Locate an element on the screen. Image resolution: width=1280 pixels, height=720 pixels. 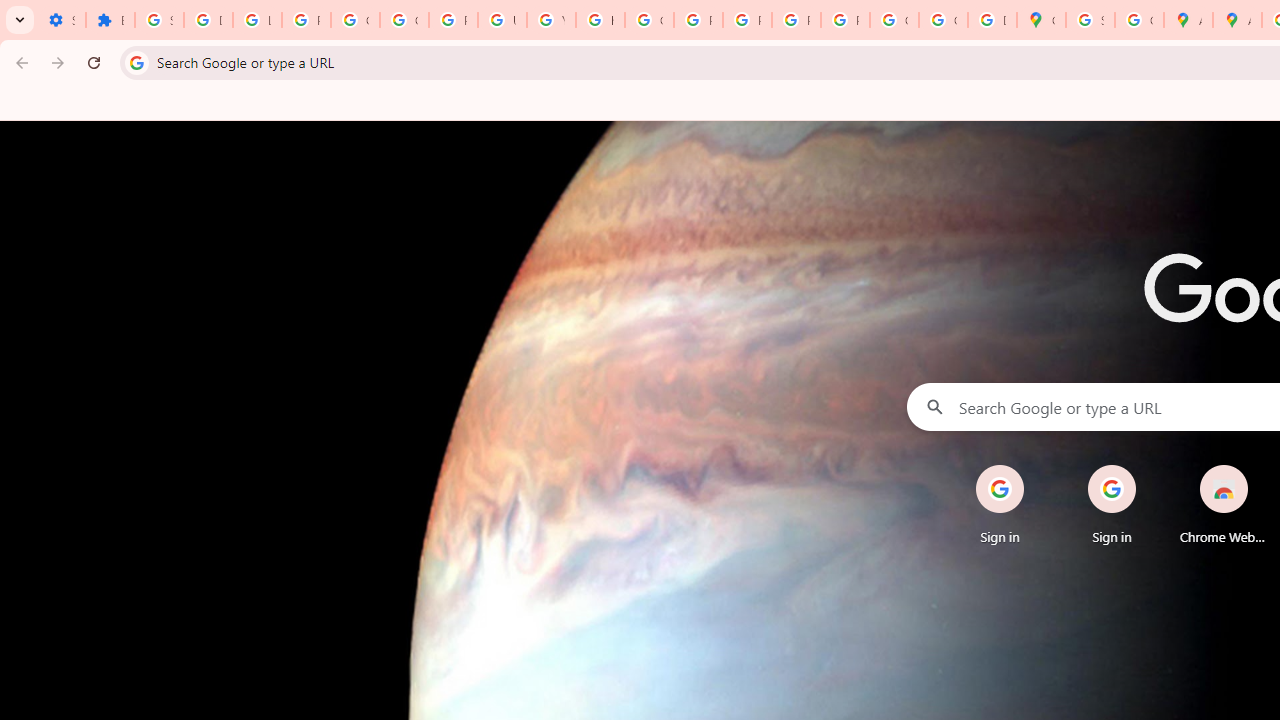
'Sign in - Google Accounts' is located at coordinates (1089, 20).